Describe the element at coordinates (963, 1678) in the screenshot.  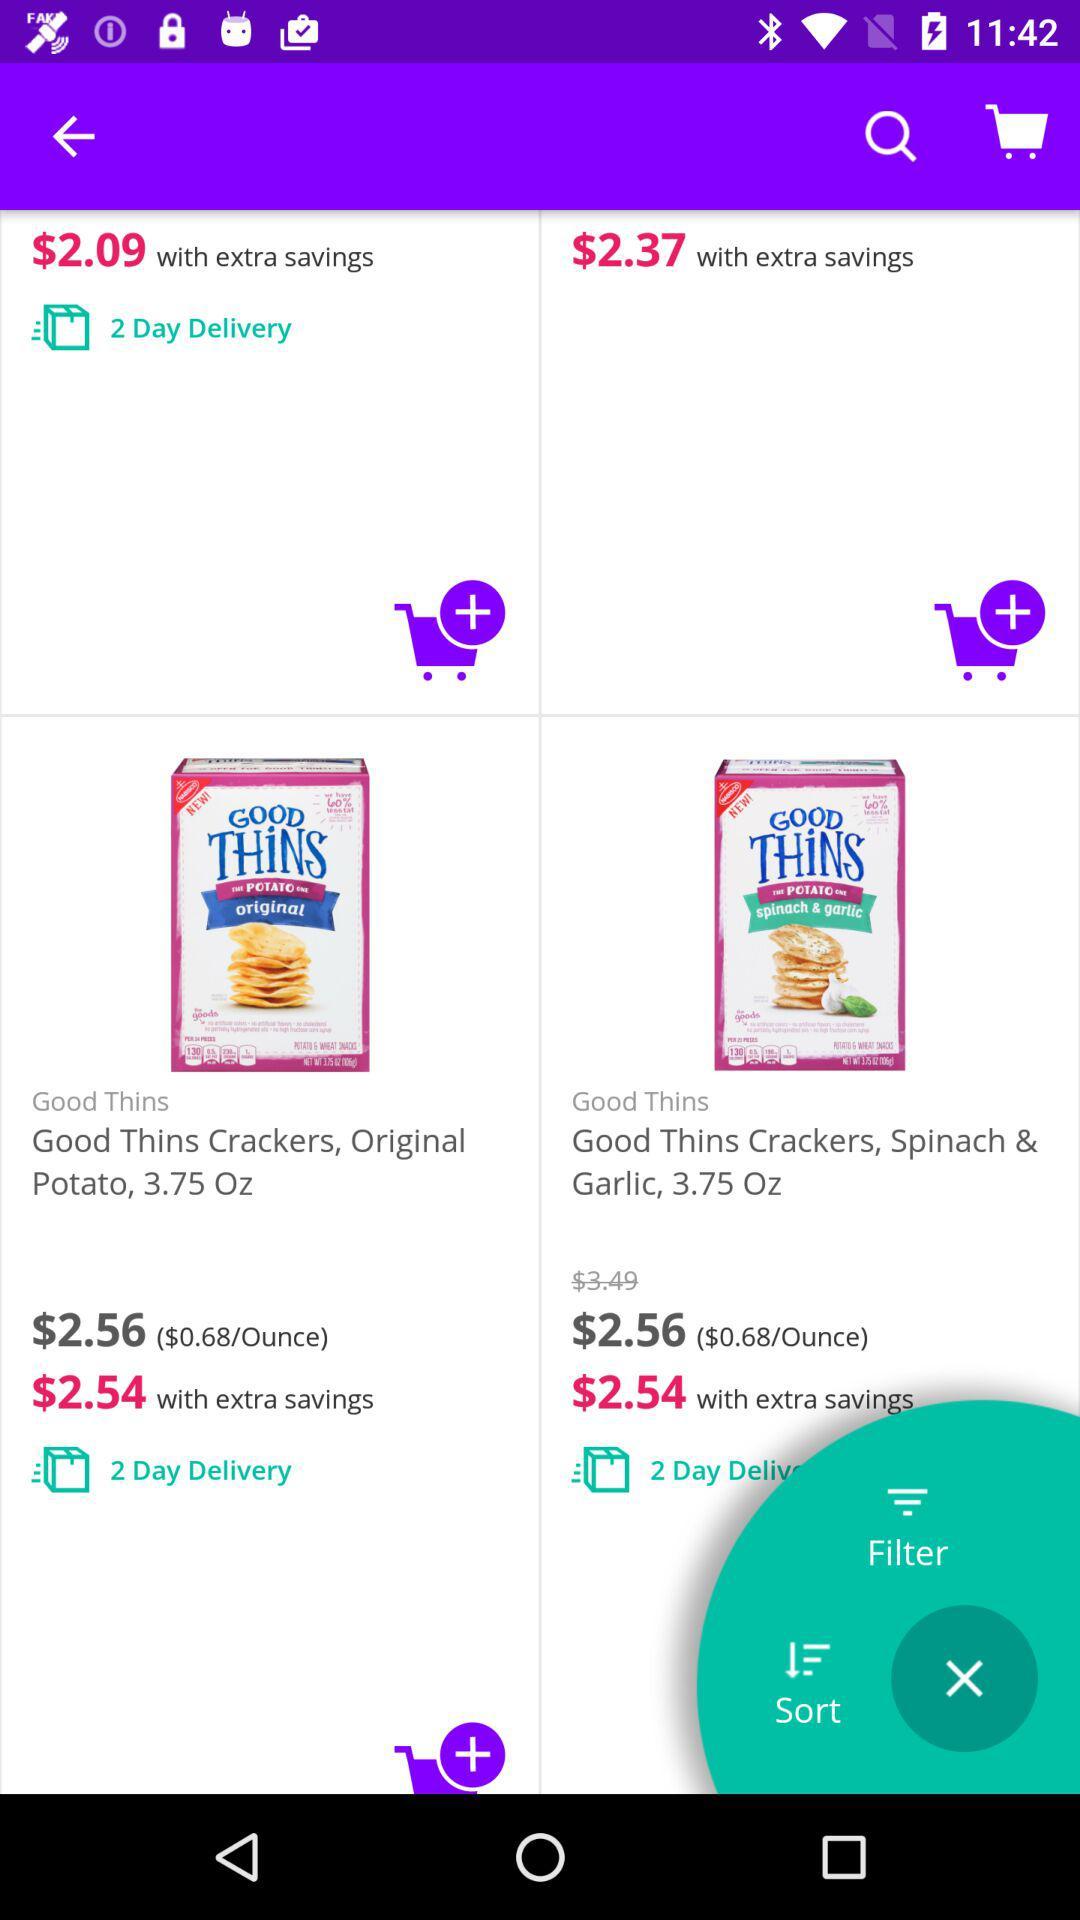
I see `the close icon` at that location.